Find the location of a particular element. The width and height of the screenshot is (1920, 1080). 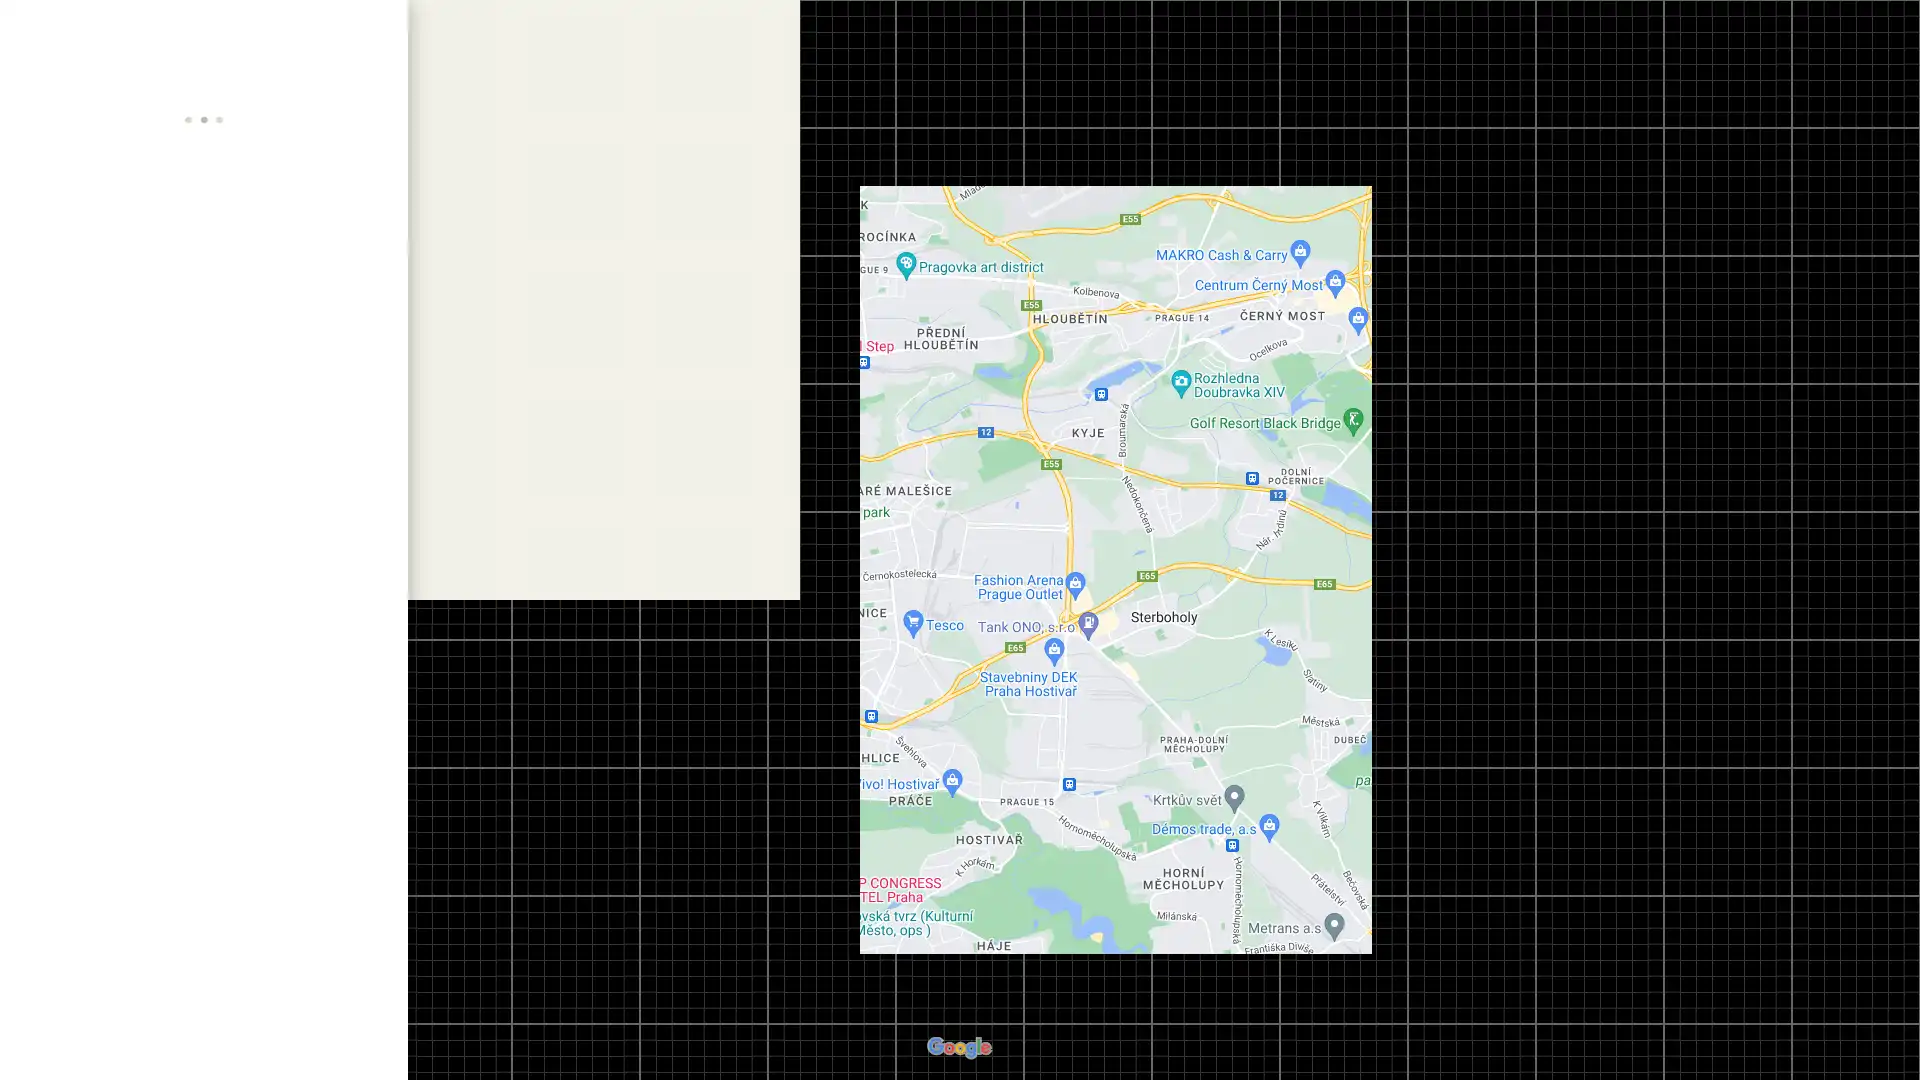

Street View & 360 is located at coordinates (200, 978).